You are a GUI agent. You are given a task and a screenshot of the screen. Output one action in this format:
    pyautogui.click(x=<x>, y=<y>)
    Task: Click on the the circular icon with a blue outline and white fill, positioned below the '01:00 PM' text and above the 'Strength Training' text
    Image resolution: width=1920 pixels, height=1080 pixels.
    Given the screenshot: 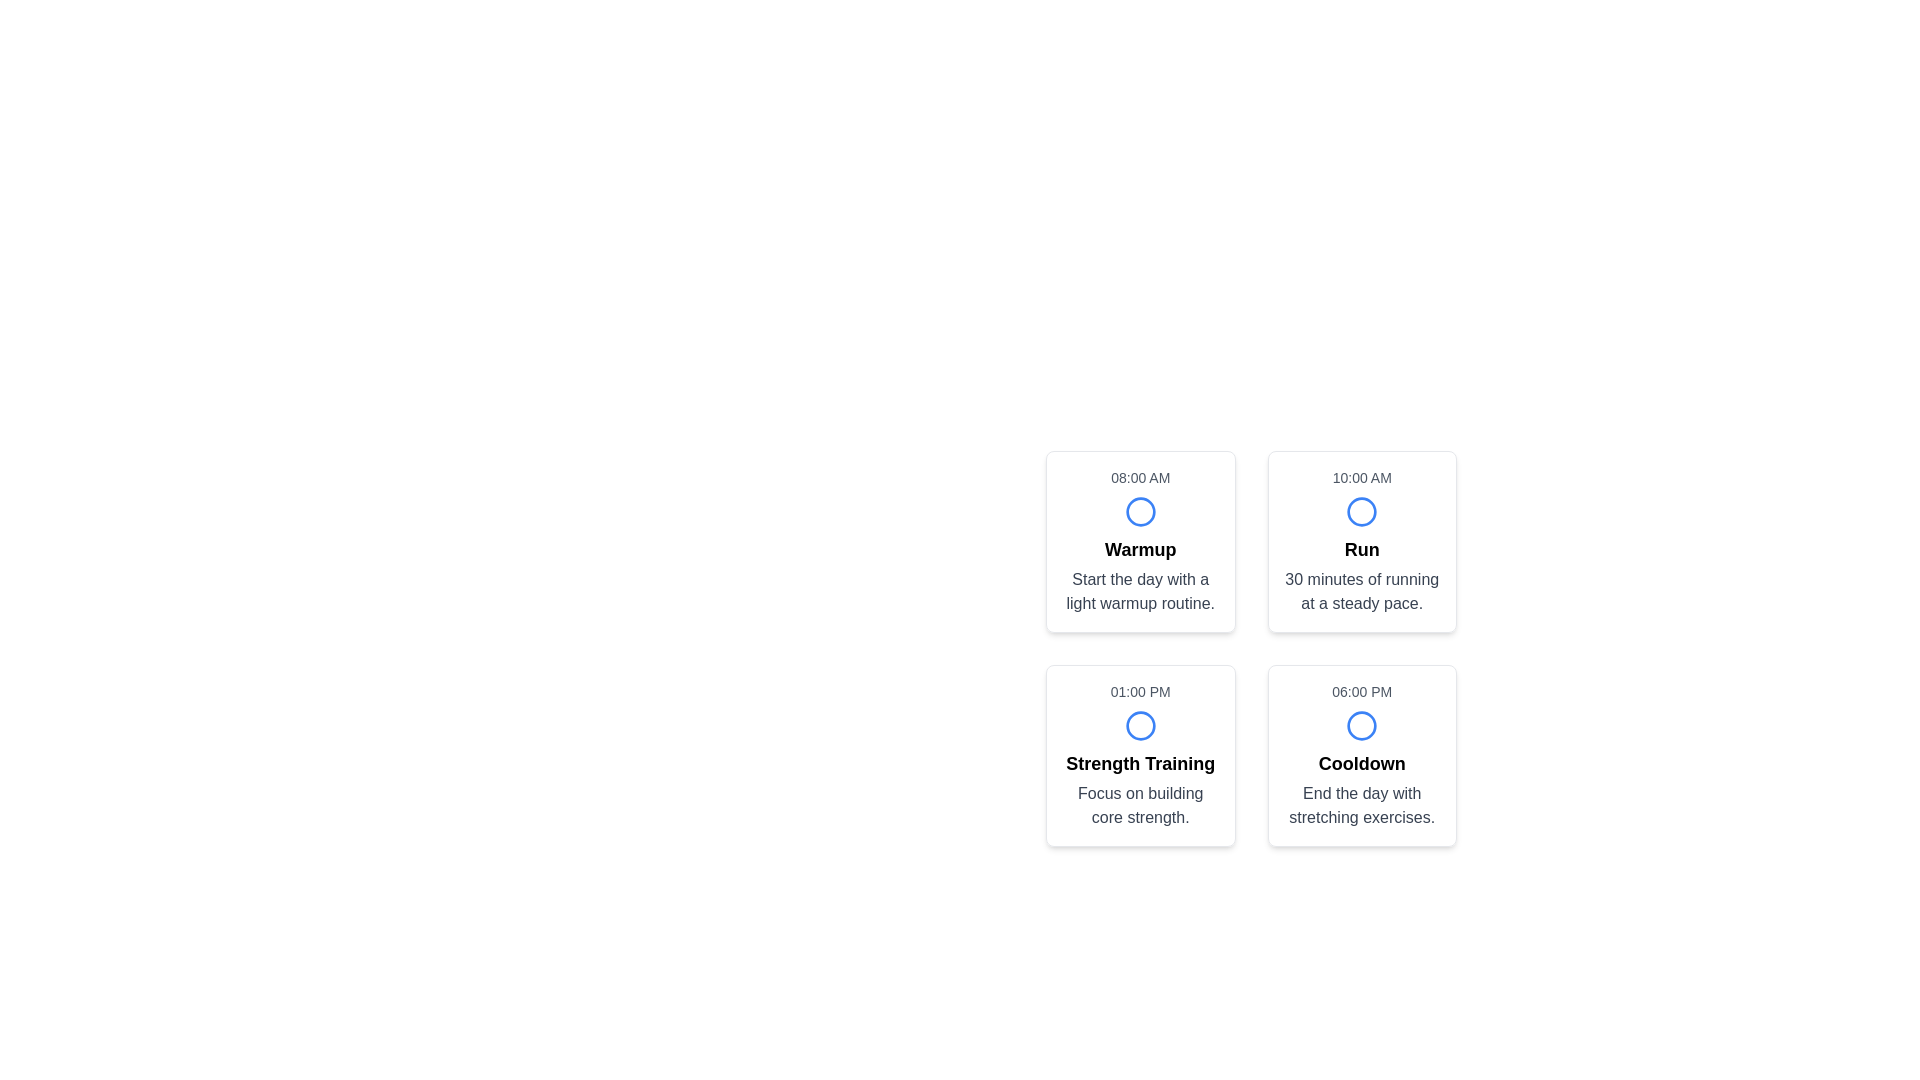 What is the action you would take?
    pyautogui.click(x=1140, y=725)
    